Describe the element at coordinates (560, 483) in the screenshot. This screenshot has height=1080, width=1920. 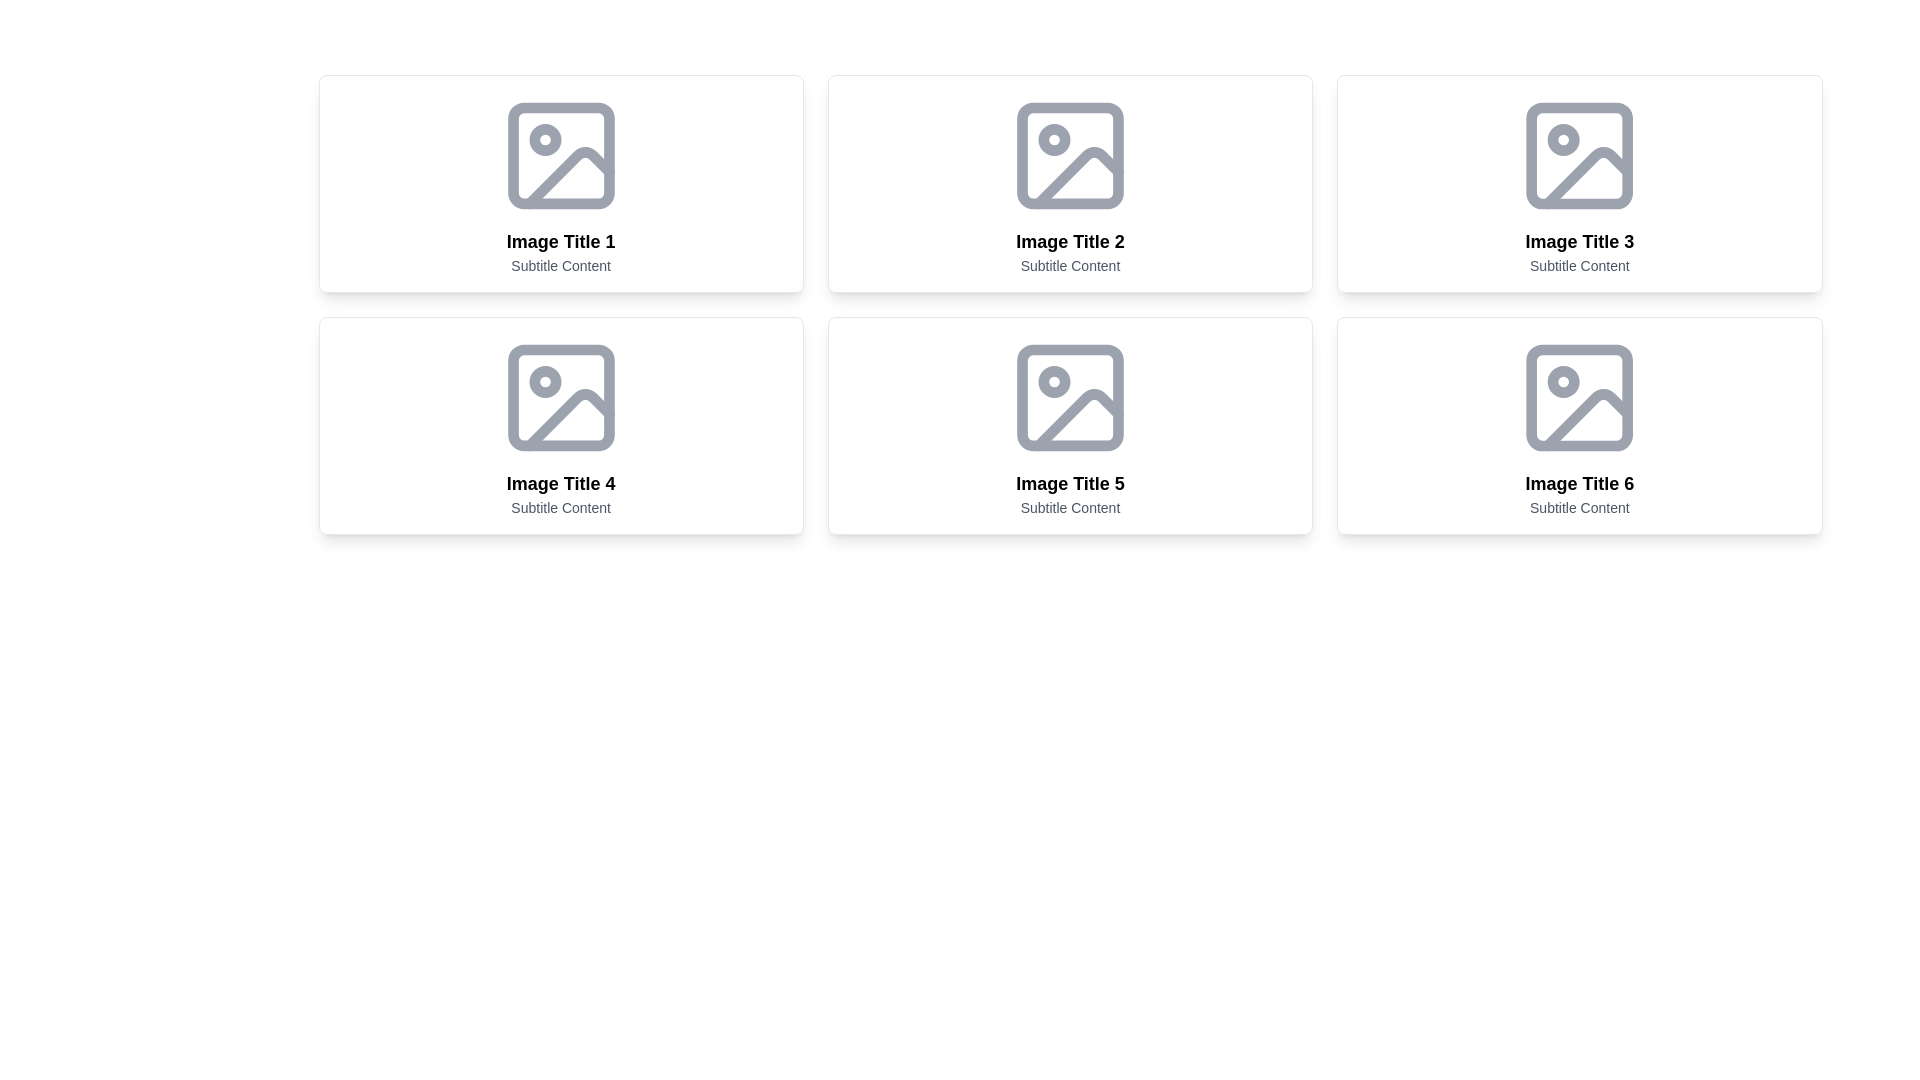
I see `text content of the bold header displaying 'Image Title 4', which is located in the second row and first column of a 2x3 grid layout of image cards` at that location.